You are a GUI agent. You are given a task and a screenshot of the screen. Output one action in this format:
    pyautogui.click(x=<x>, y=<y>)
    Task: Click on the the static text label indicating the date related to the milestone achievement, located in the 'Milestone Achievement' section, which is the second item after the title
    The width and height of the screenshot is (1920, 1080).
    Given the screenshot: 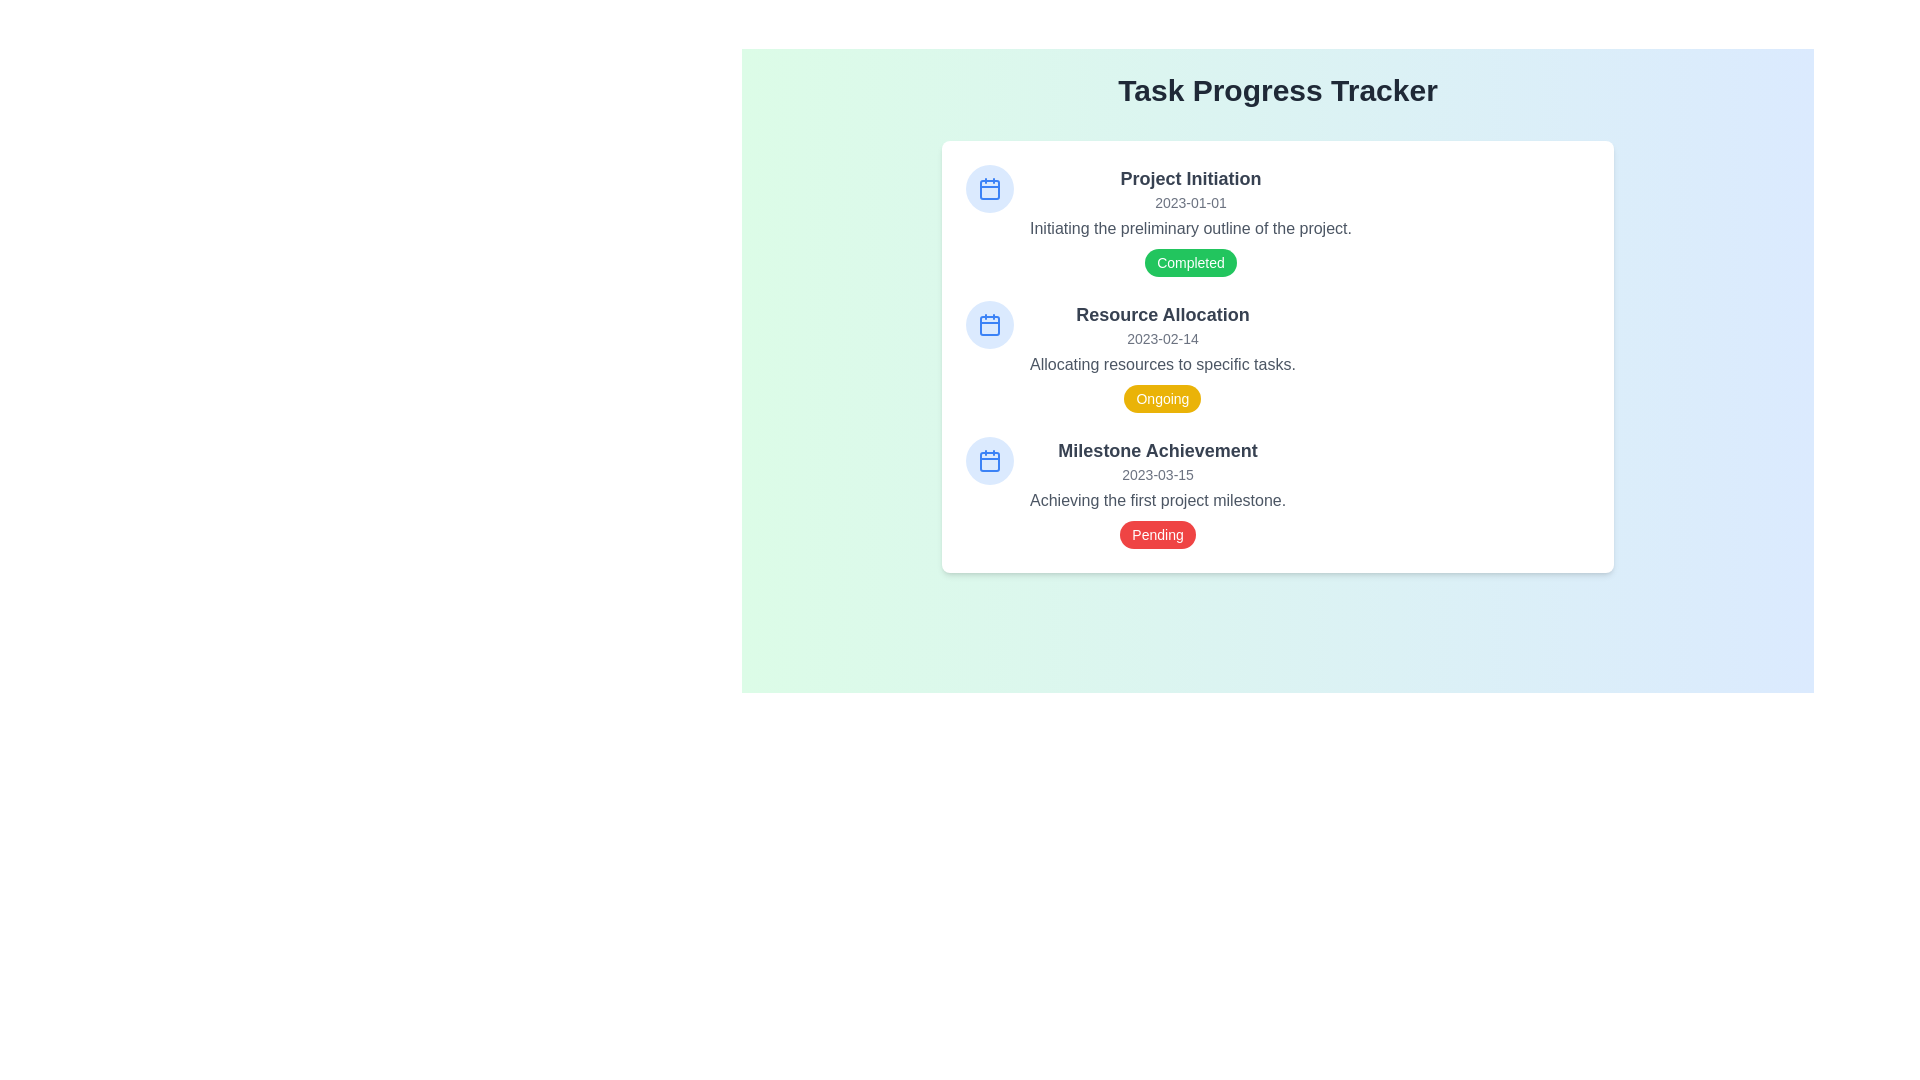 What is the action you would take?
    pyautogui.click(x=1158, y=474)
    